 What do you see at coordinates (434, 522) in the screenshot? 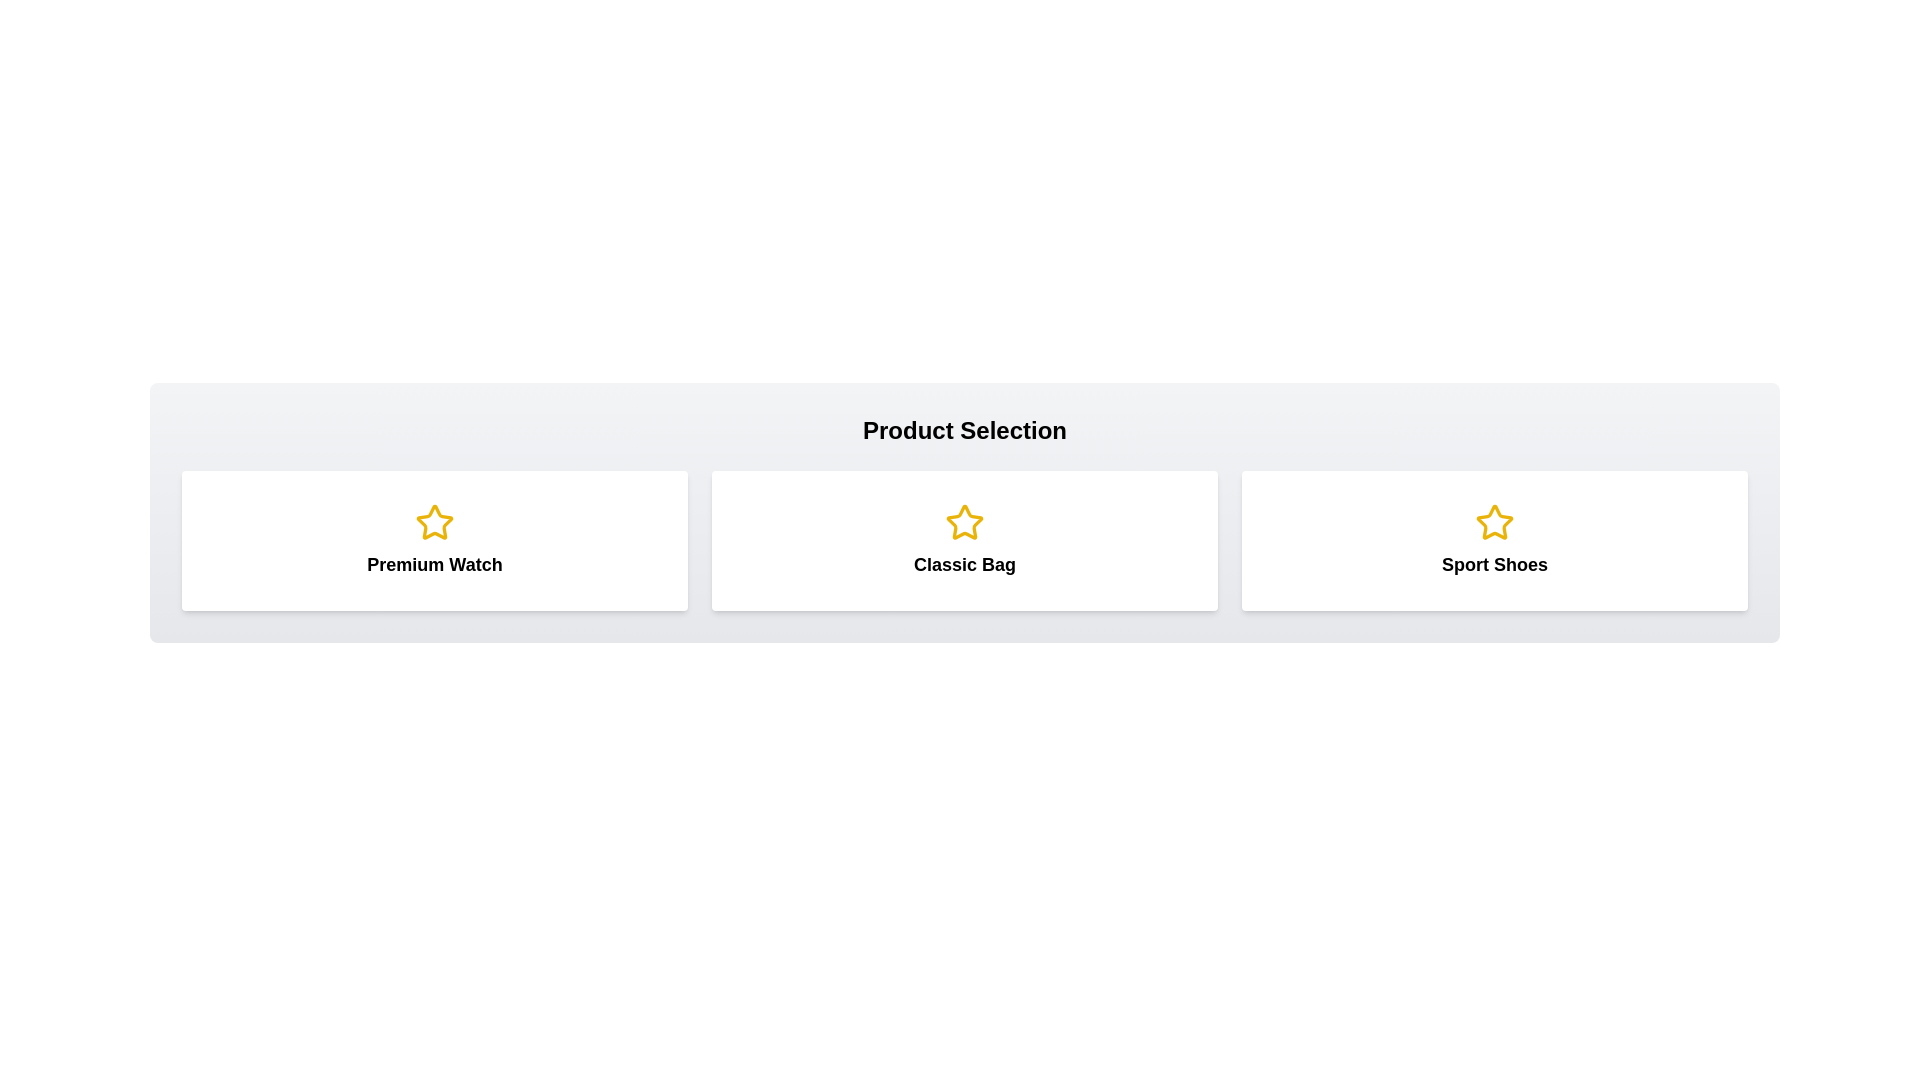
I see `the golden-yellow star-shaped icon located at the top of the card labeled 'Premium Watch' to interact with its functionality` at bounding box center [434, 522].